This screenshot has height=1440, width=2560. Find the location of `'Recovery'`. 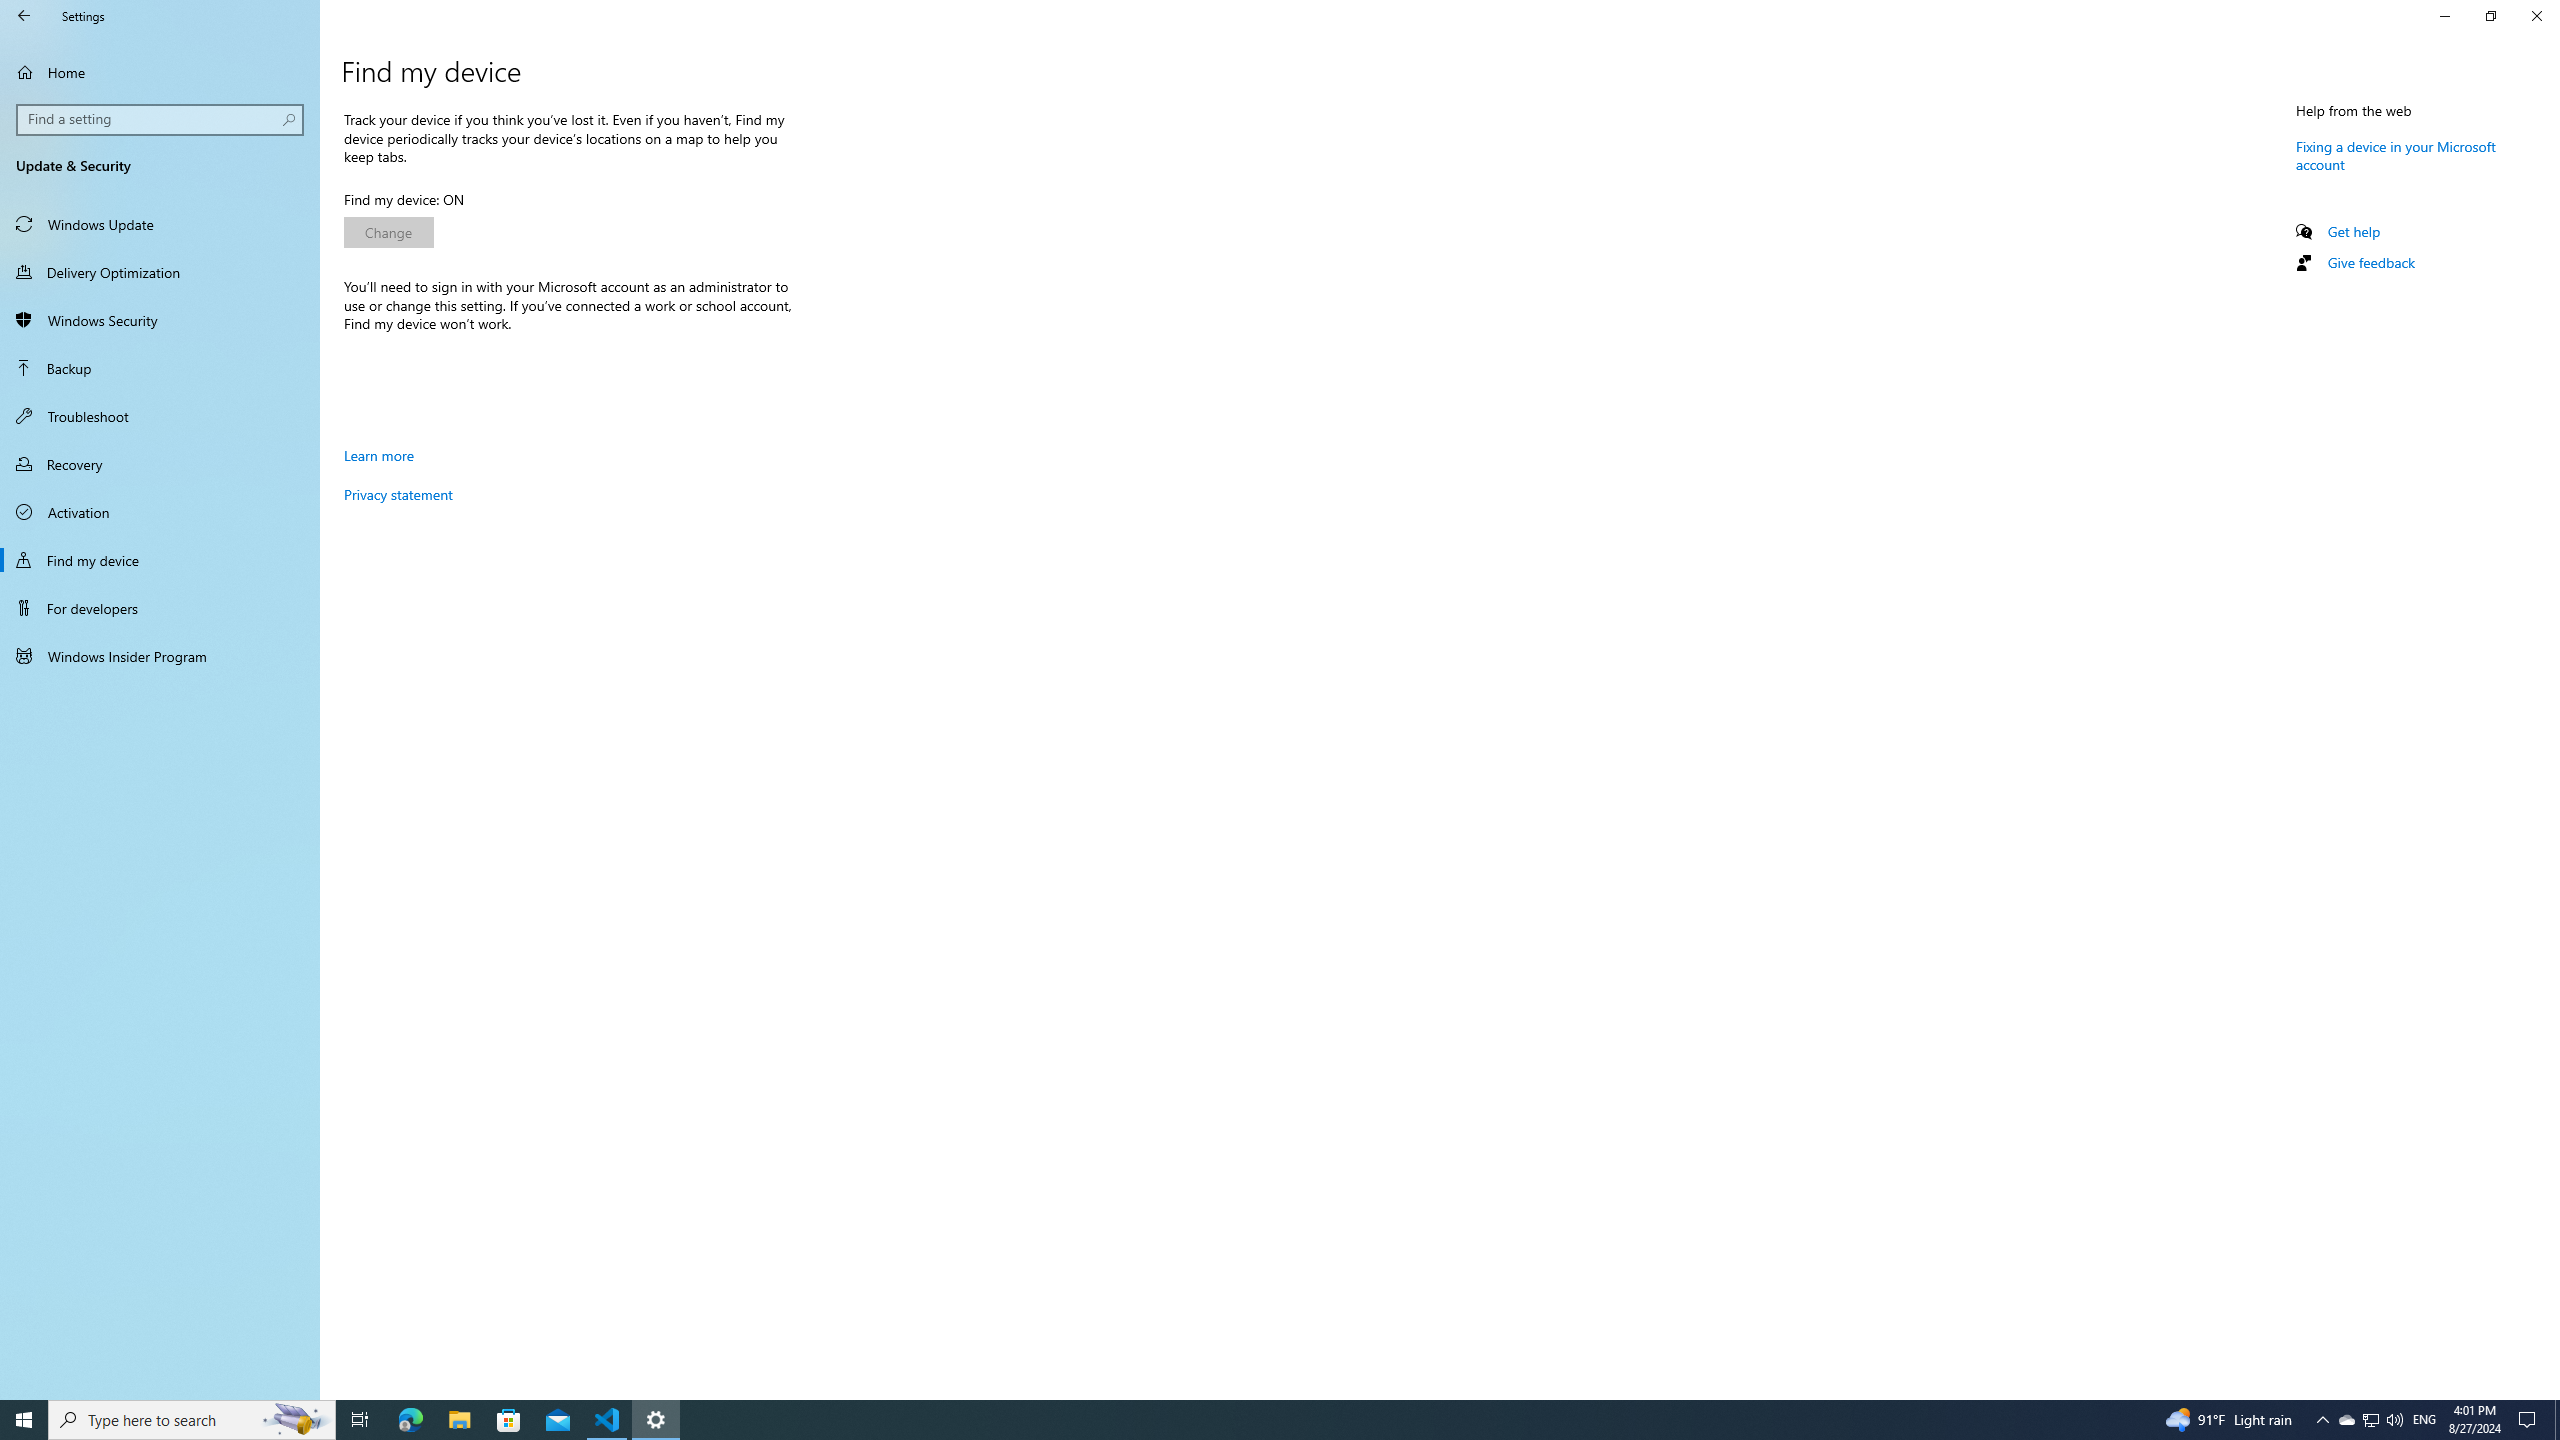

'Recovery' is located at coordinates (159, 463).